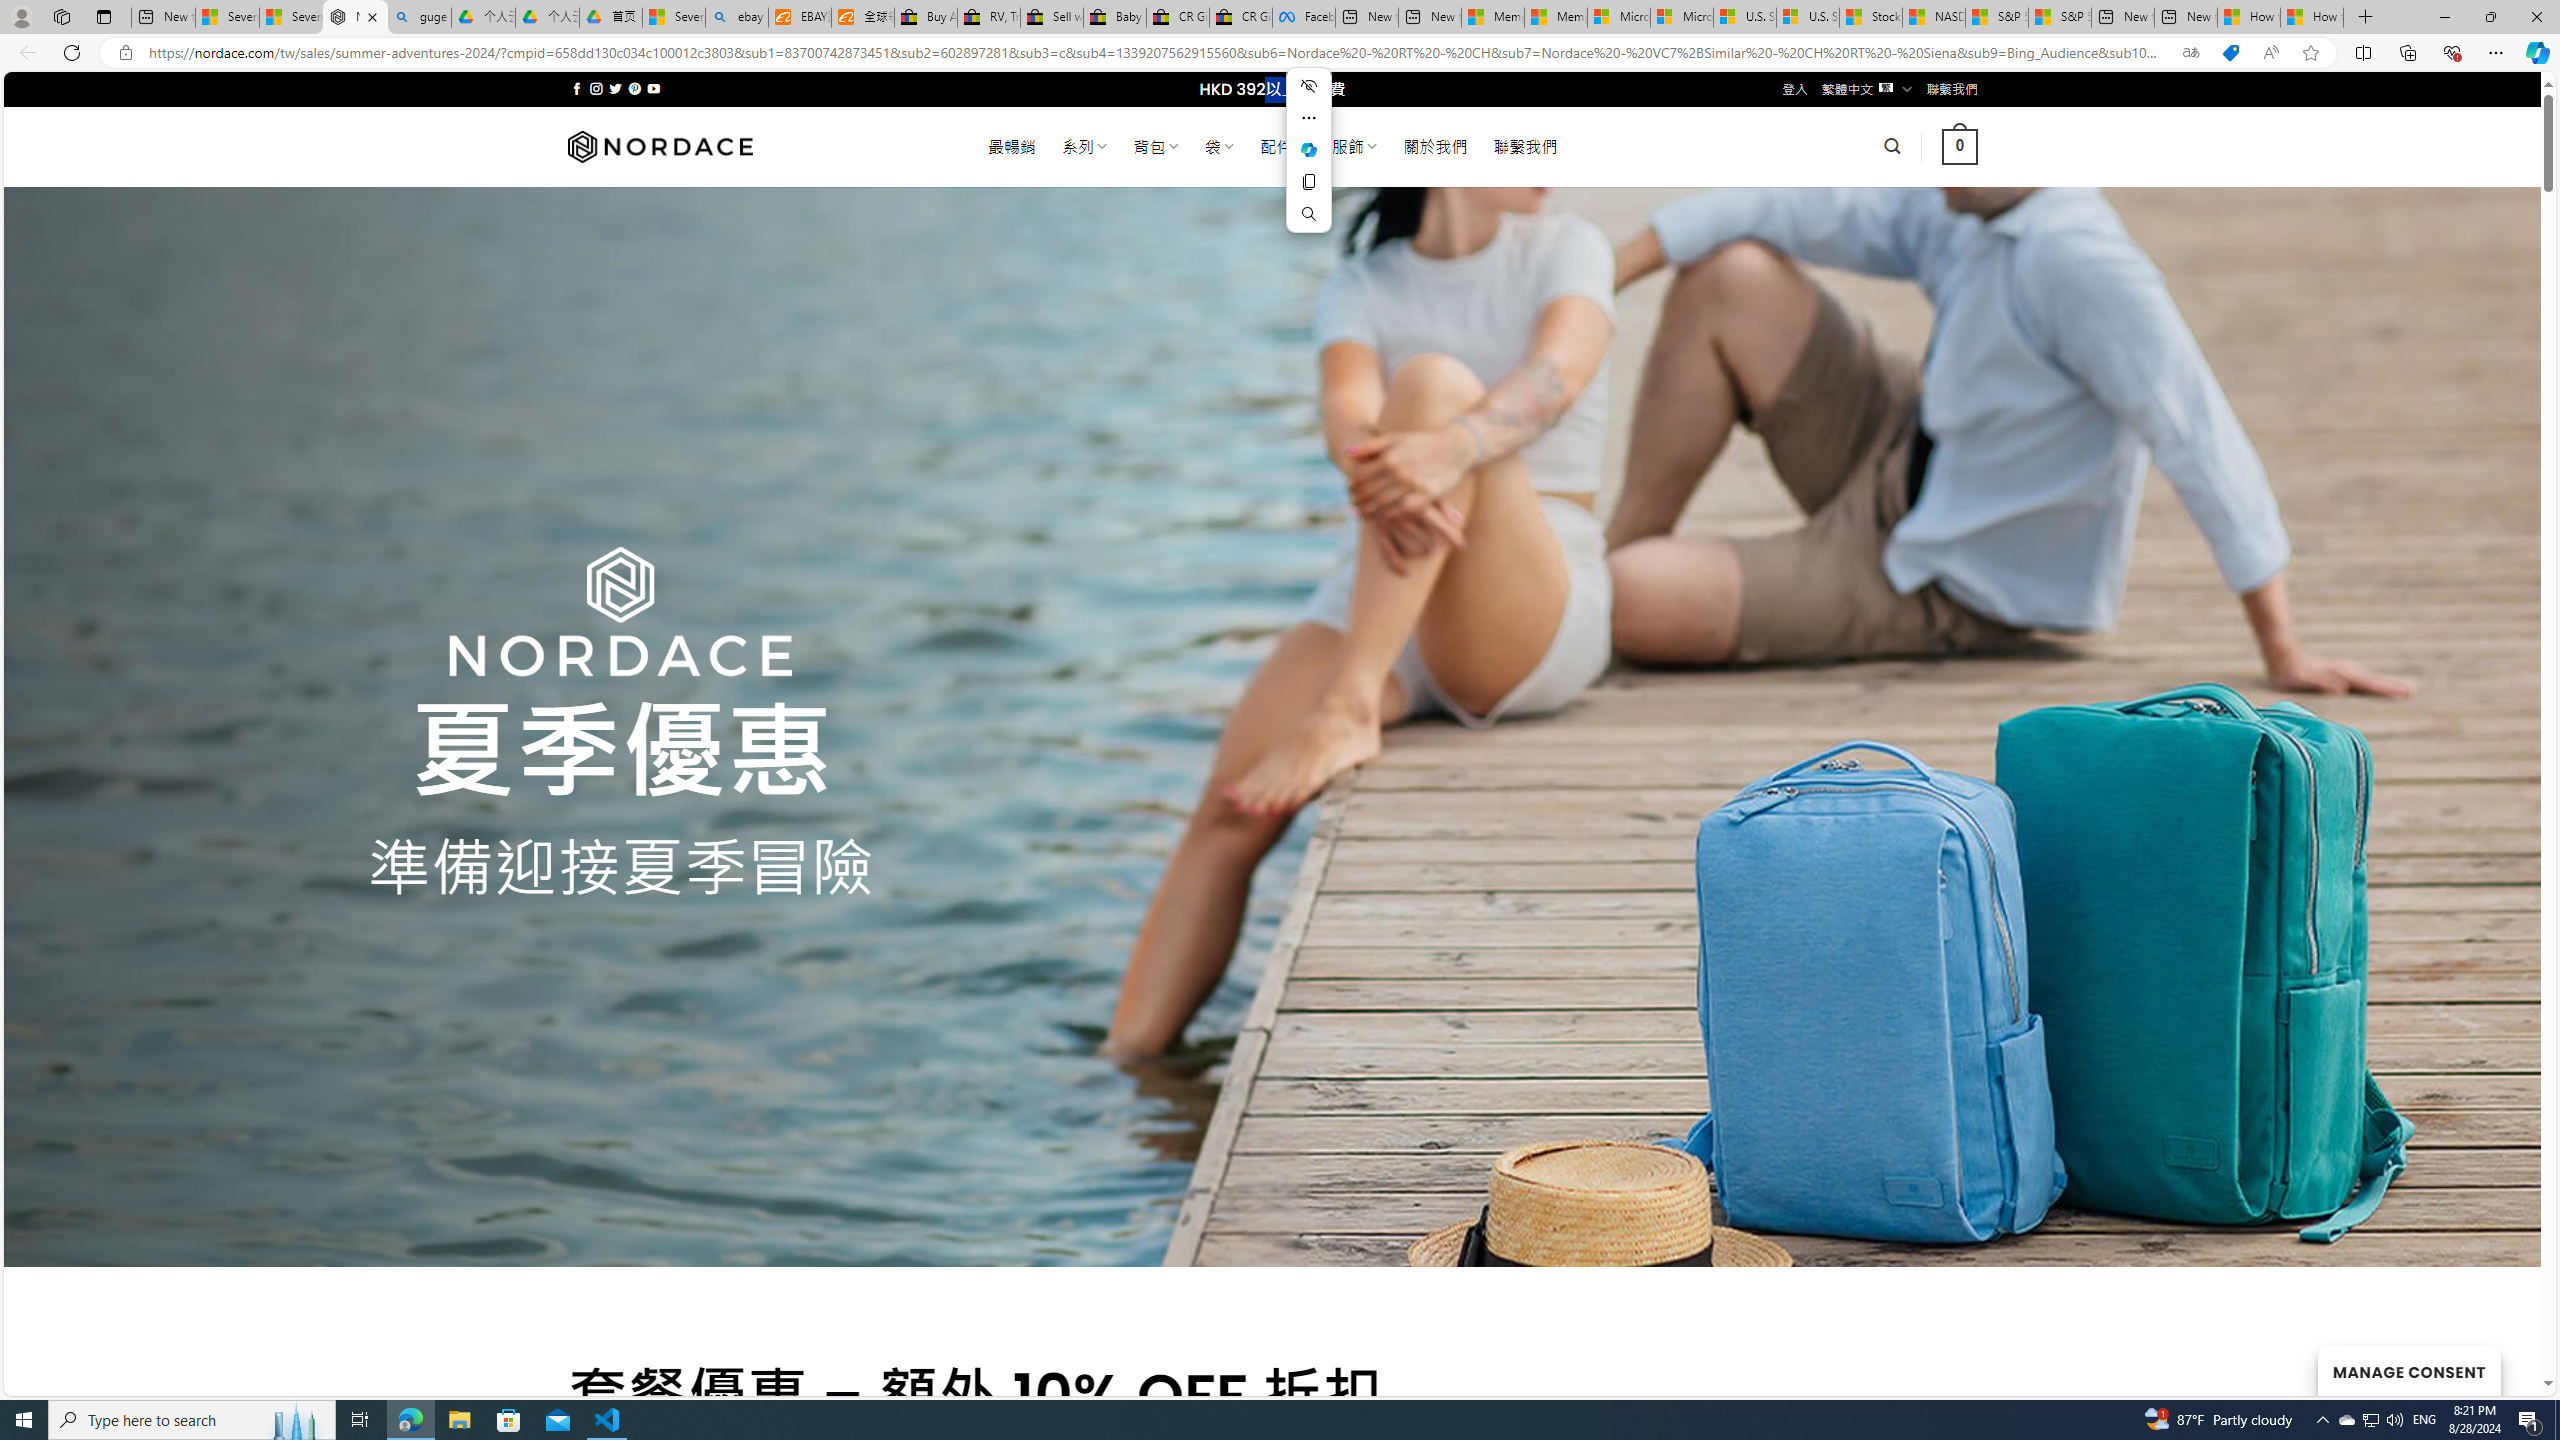  What do you see at coordinates (1308, 149) in the screenshot?
I see `'Mini menu on text selection'` at bounding box center [1308, 149].